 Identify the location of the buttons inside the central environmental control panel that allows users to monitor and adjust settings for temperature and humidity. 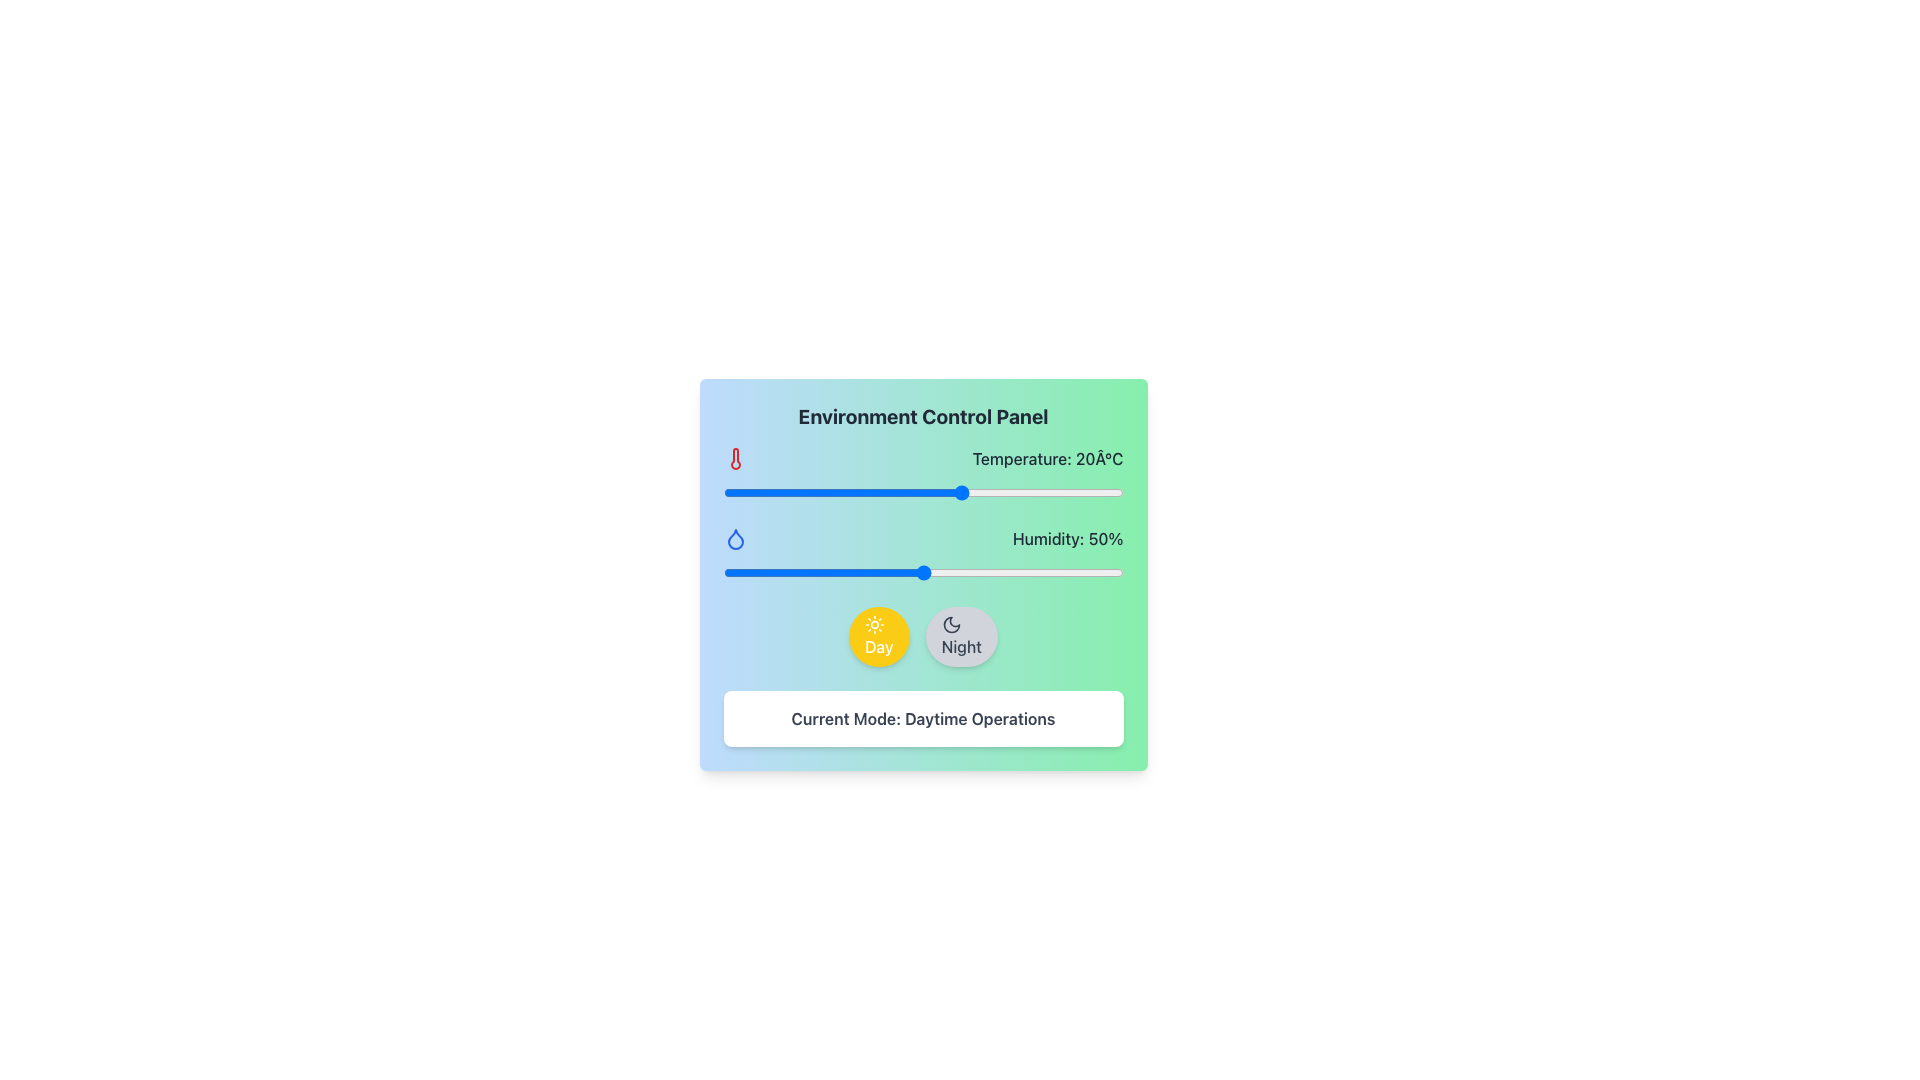
(922, 574).